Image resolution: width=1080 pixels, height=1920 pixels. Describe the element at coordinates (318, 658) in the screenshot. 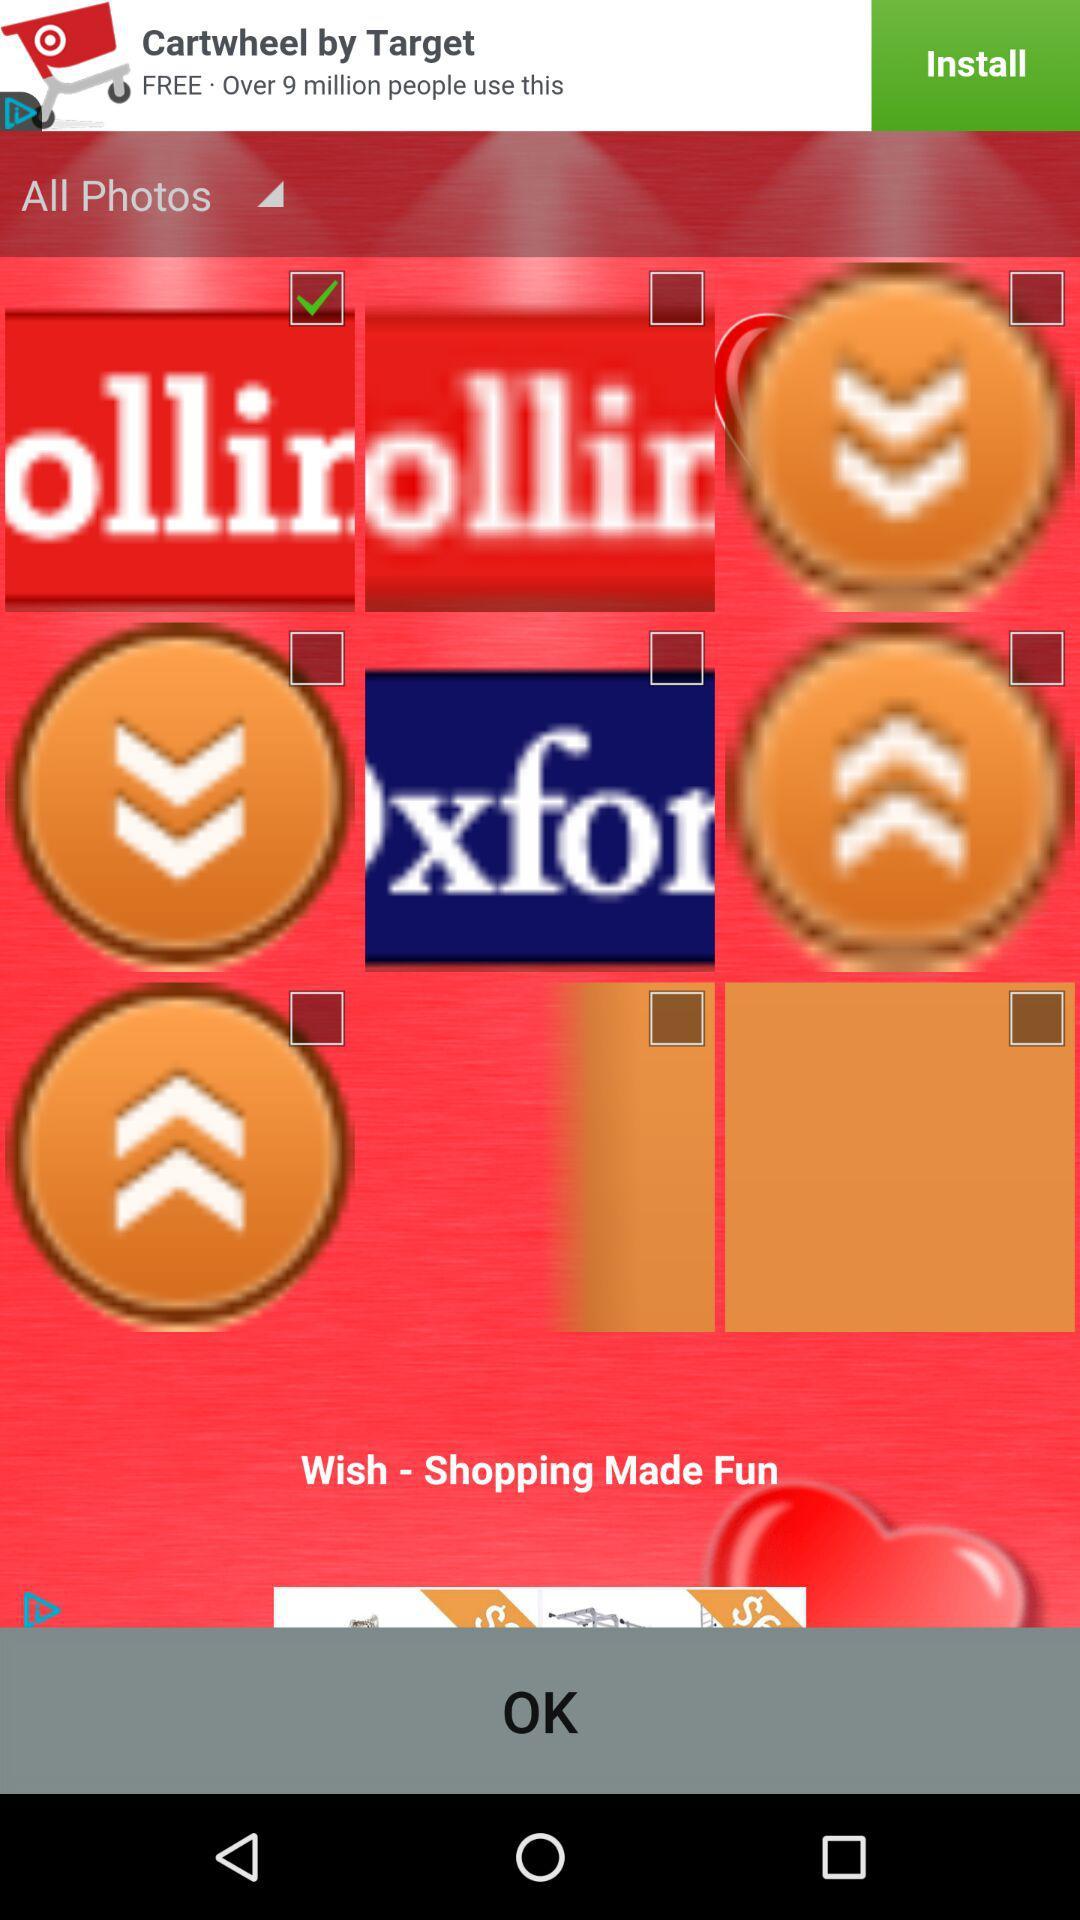

I see `first check box which is at second row` at that location.